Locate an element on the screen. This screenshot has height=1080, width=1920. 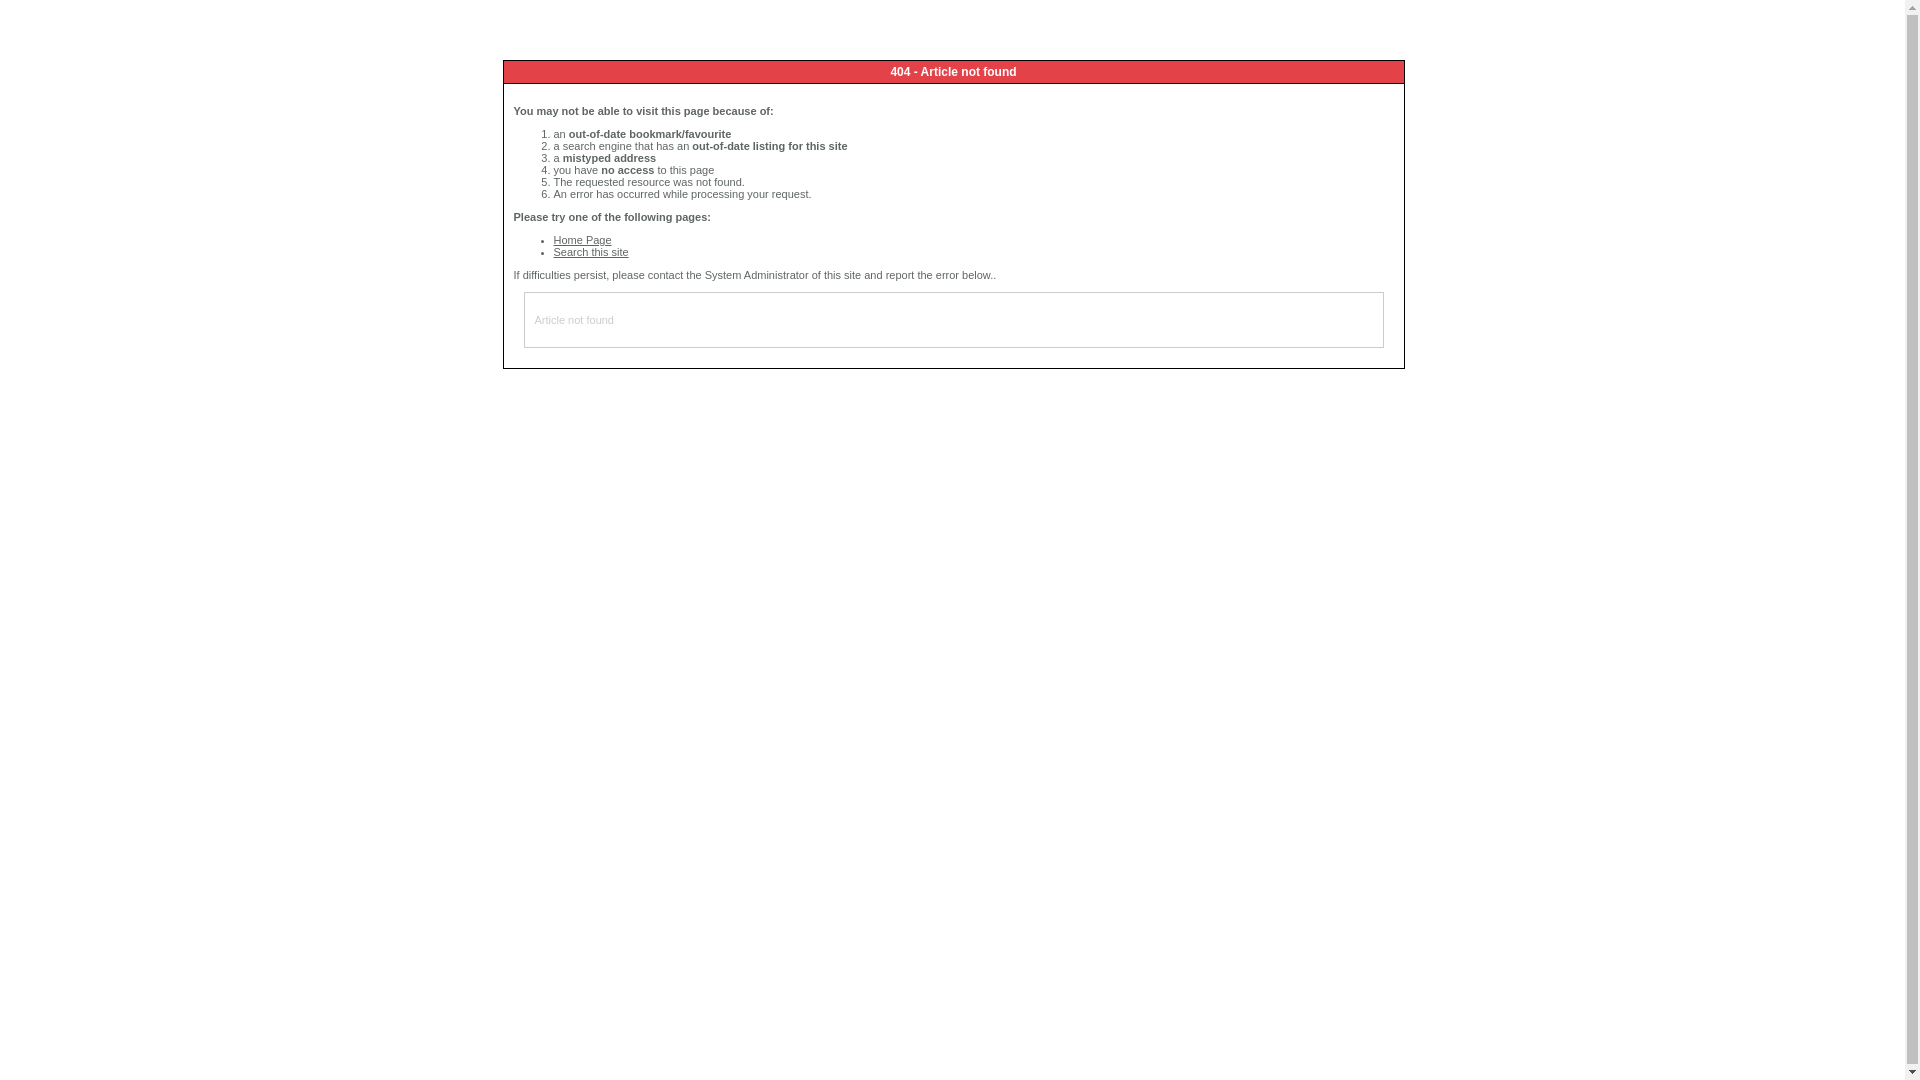
'Search this site' is located at coordinates (553, 250).